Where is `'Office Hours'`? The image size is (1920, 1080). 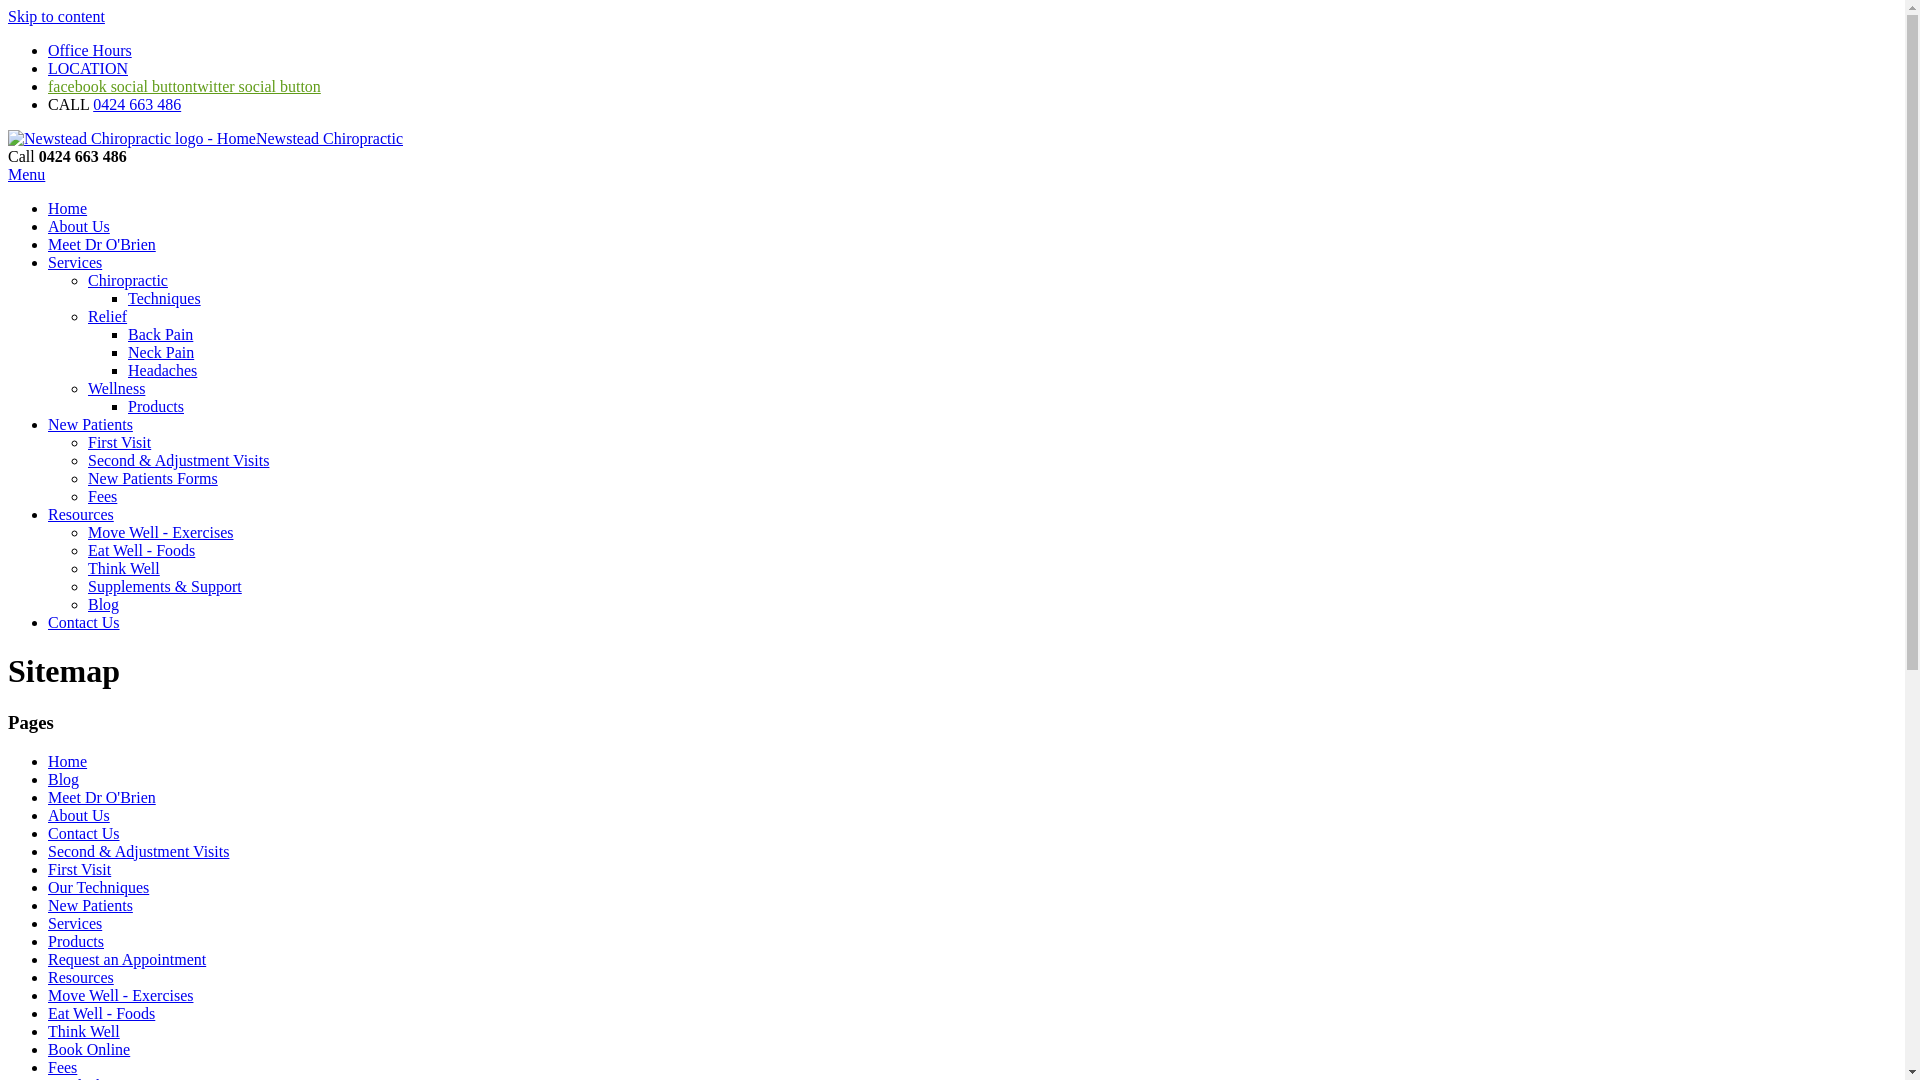 'Office Hours' is located at coordinates (89, 49).